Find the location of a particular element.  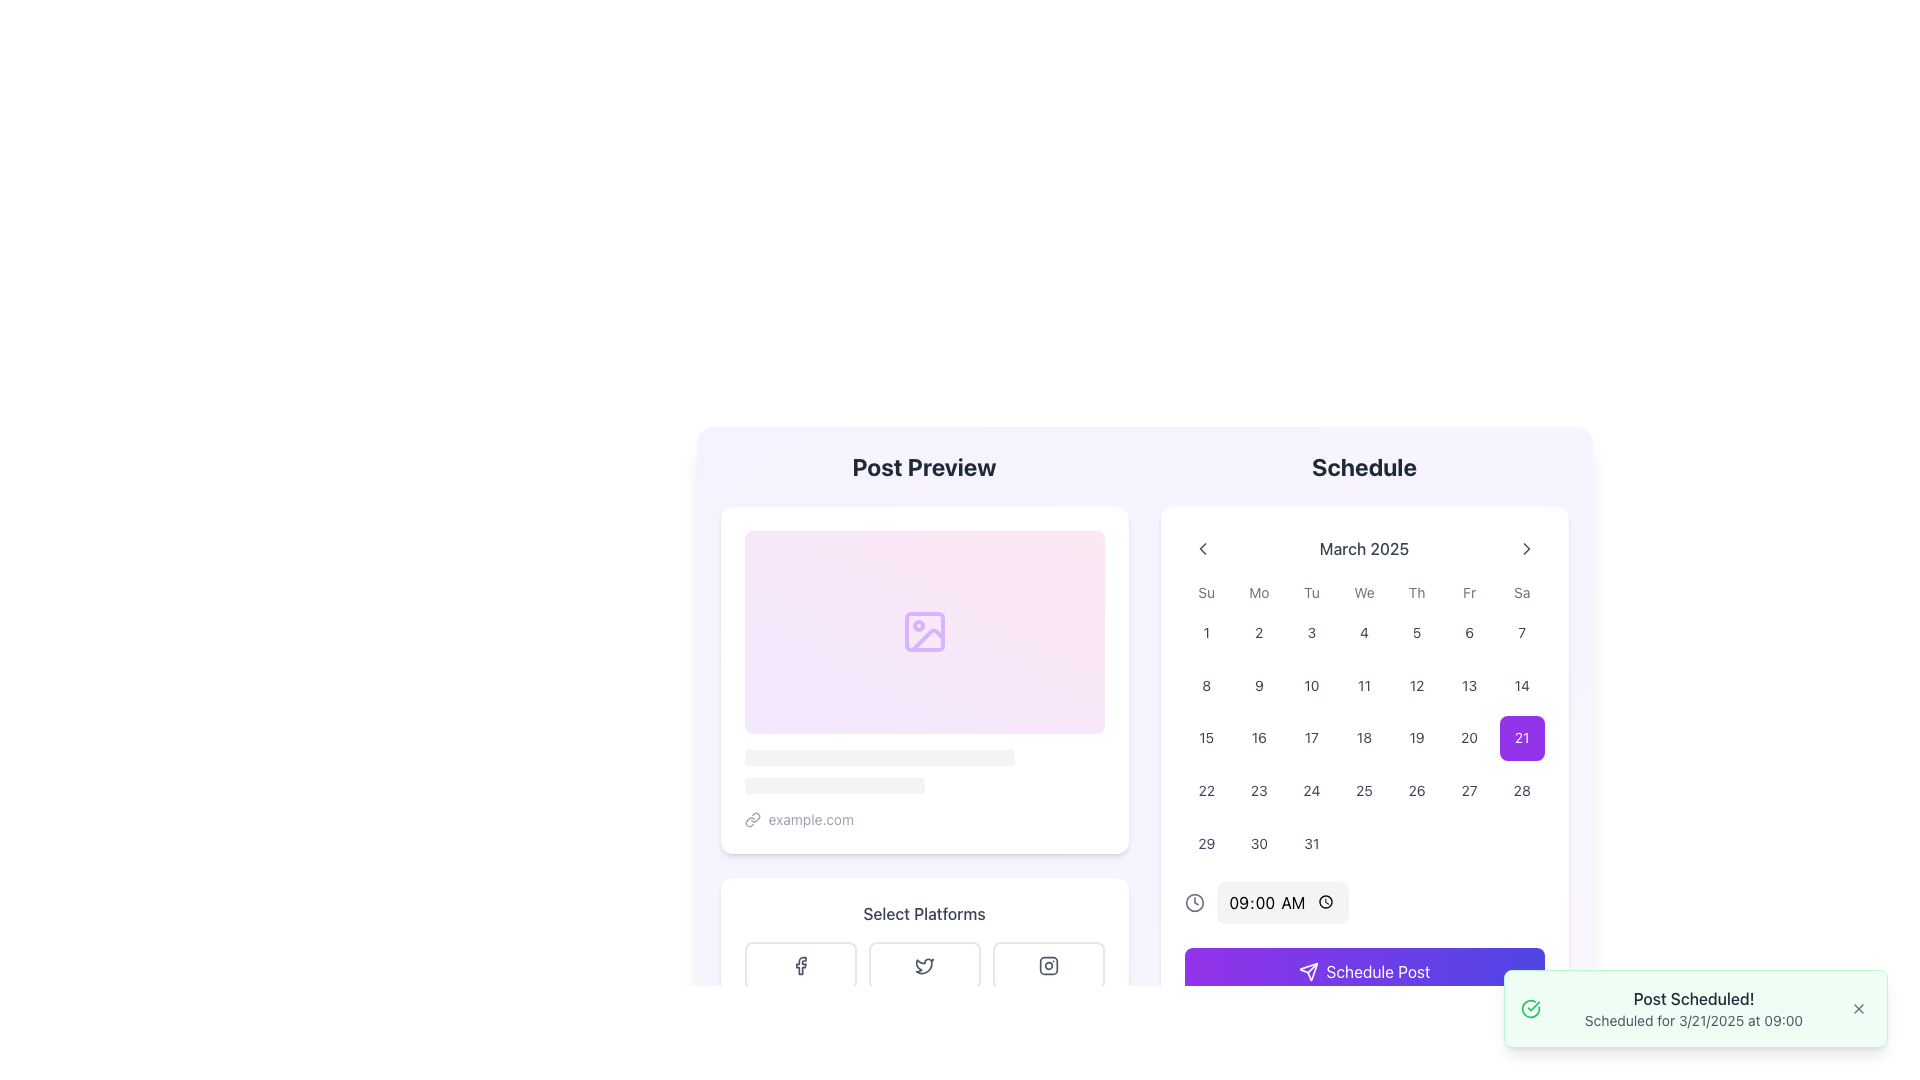

the right-facing chevron icon located in the top-right corner of the calendar header is located at coordinates (1525, 548).